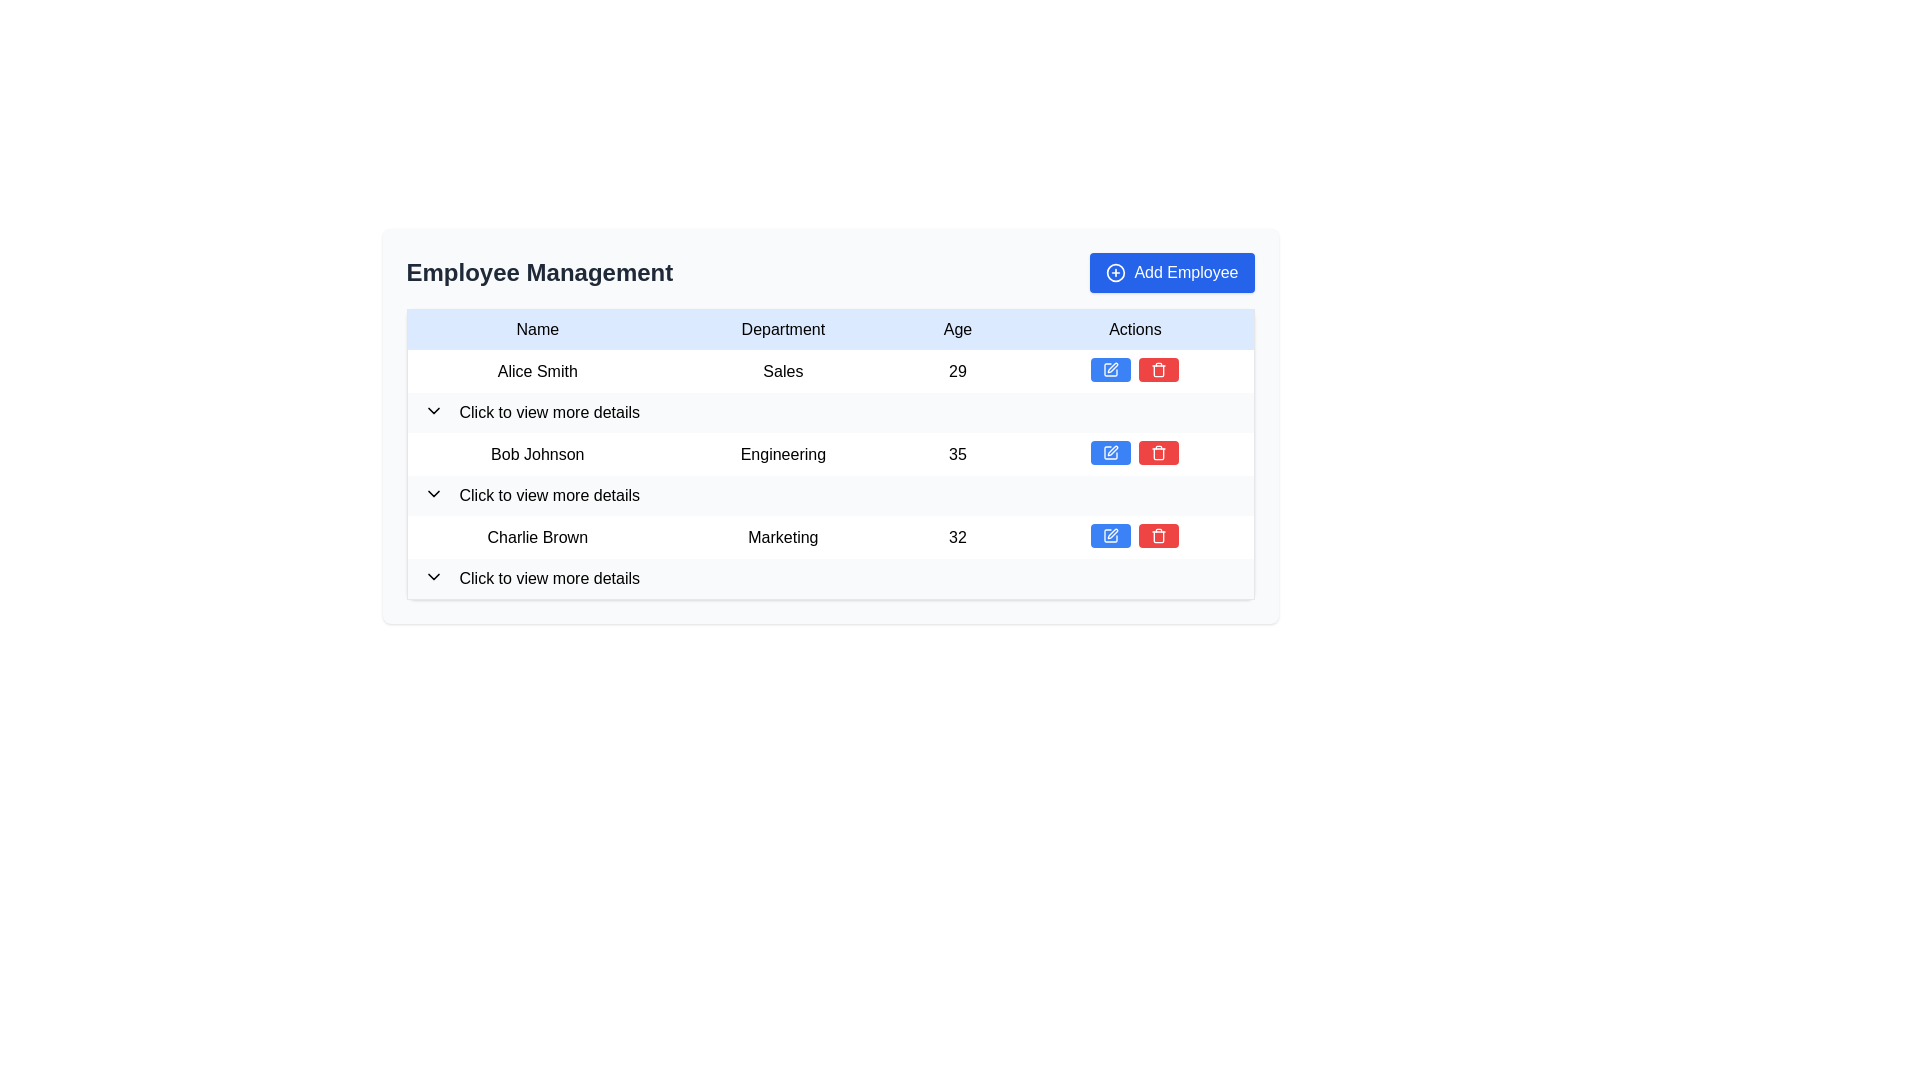 This screenshot has width=1920, height=1080. I want to click on the 'Age' text label for the employee Charlie Brown, which is the third item in the row, so click(957, 536).